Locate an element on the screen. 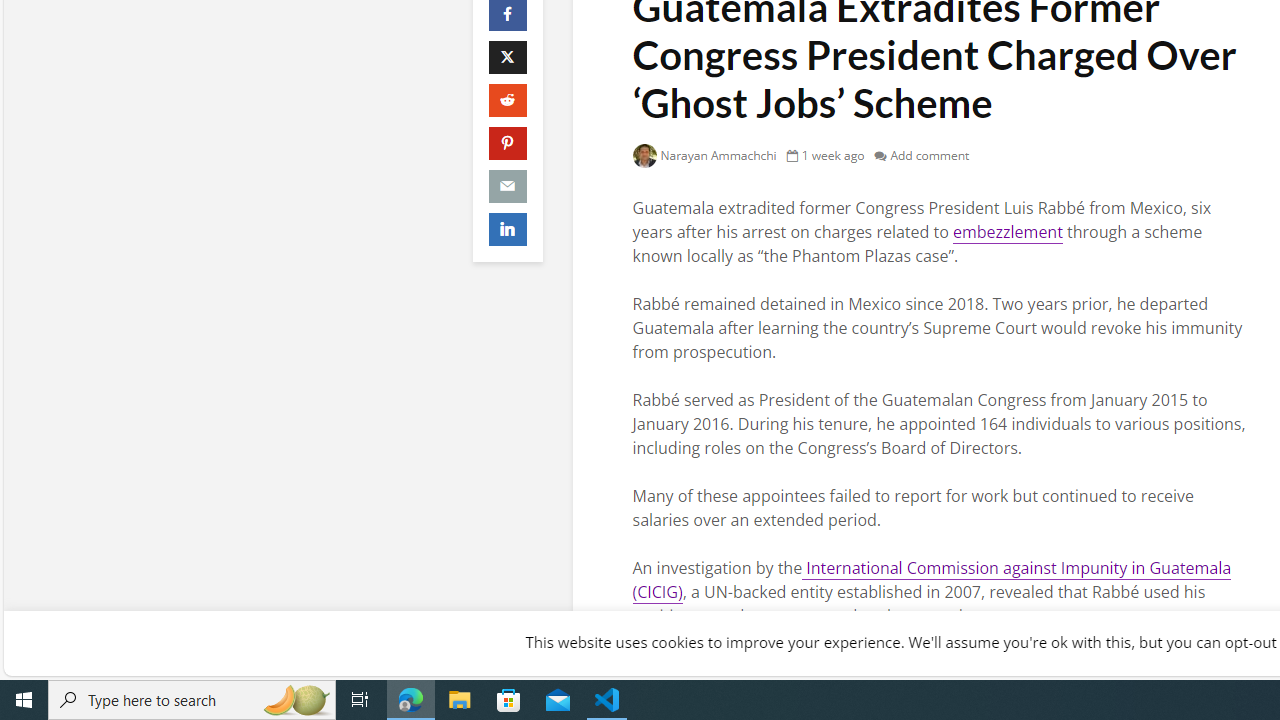 Image resolution: width=1280 pixels, height=720 pixels. 'Narayan Ammachchi' is located at coordinates (704, 154).